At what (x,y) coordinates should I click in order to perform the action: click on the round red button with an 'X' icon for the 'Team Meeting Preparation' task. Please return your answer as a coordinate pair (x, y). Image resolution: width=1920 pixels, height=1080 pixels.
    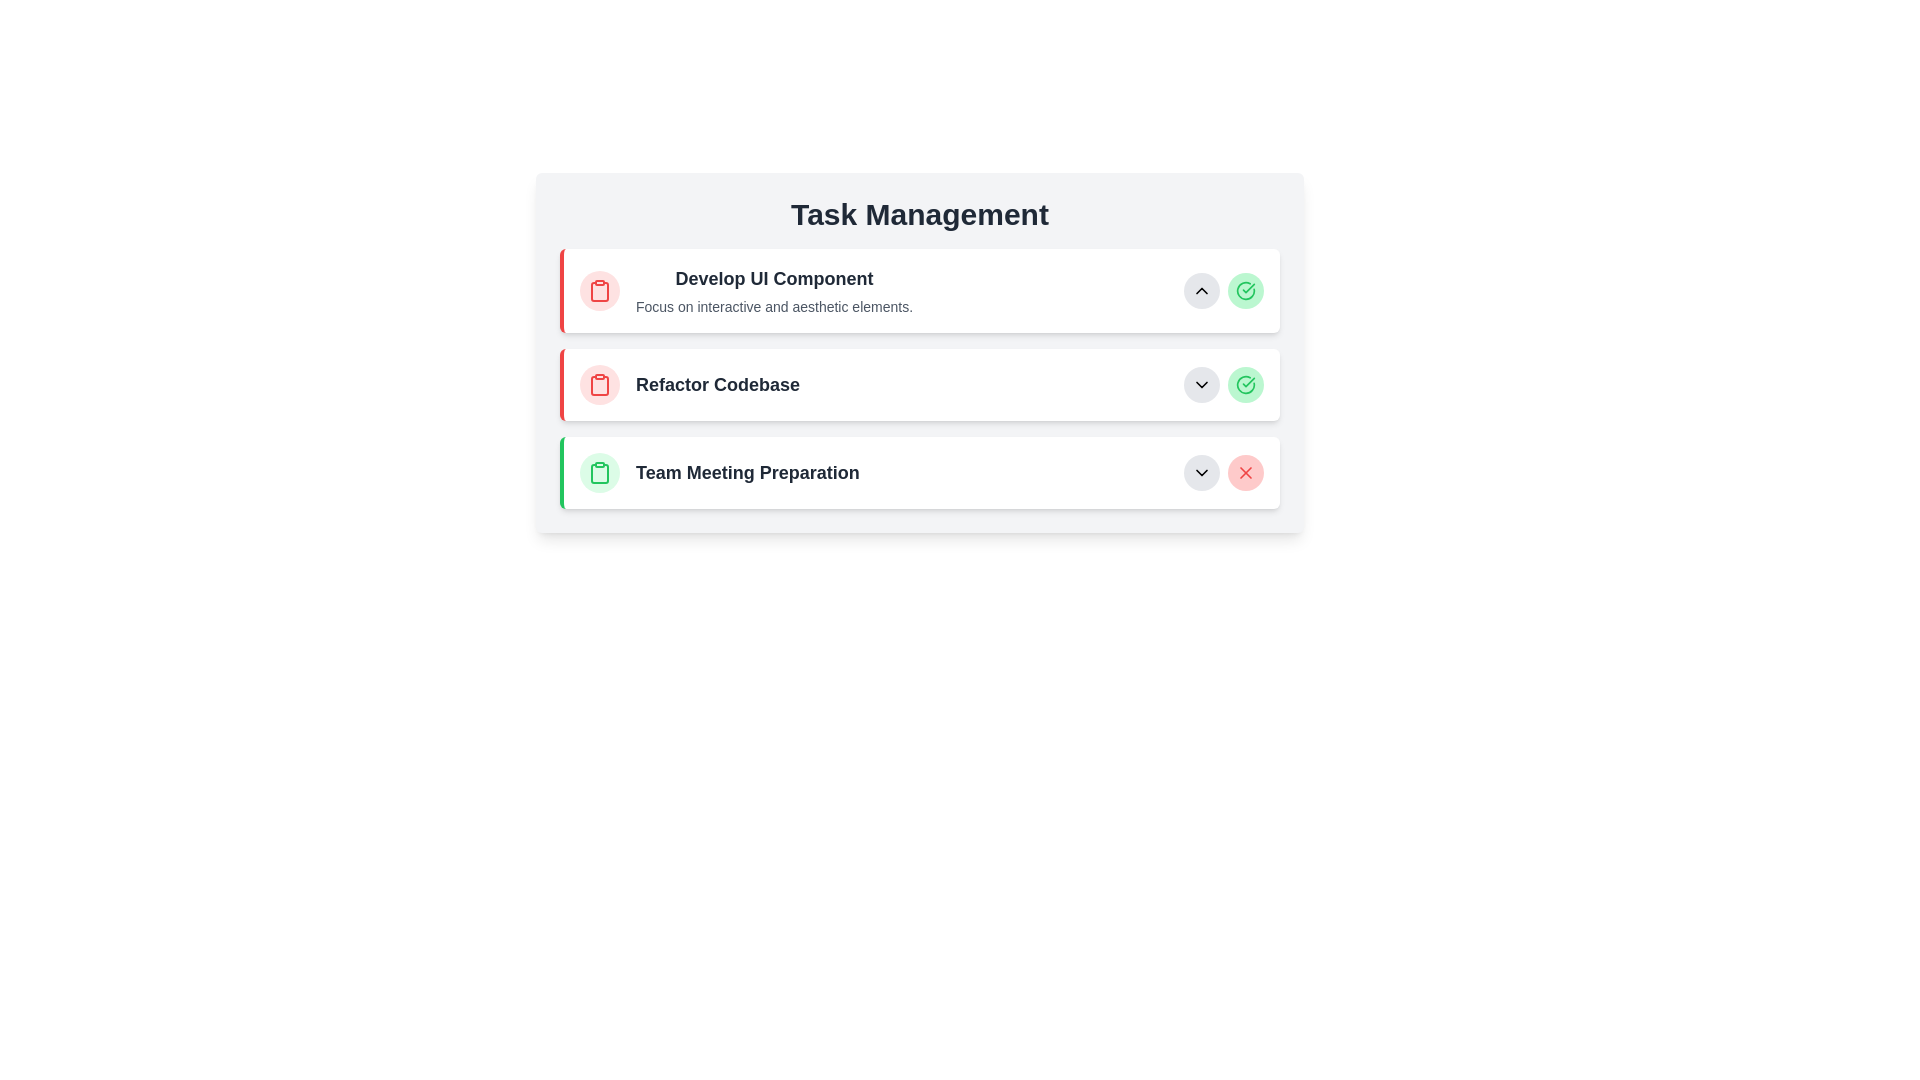
    Looking at the image, I should click on (1245, 473).